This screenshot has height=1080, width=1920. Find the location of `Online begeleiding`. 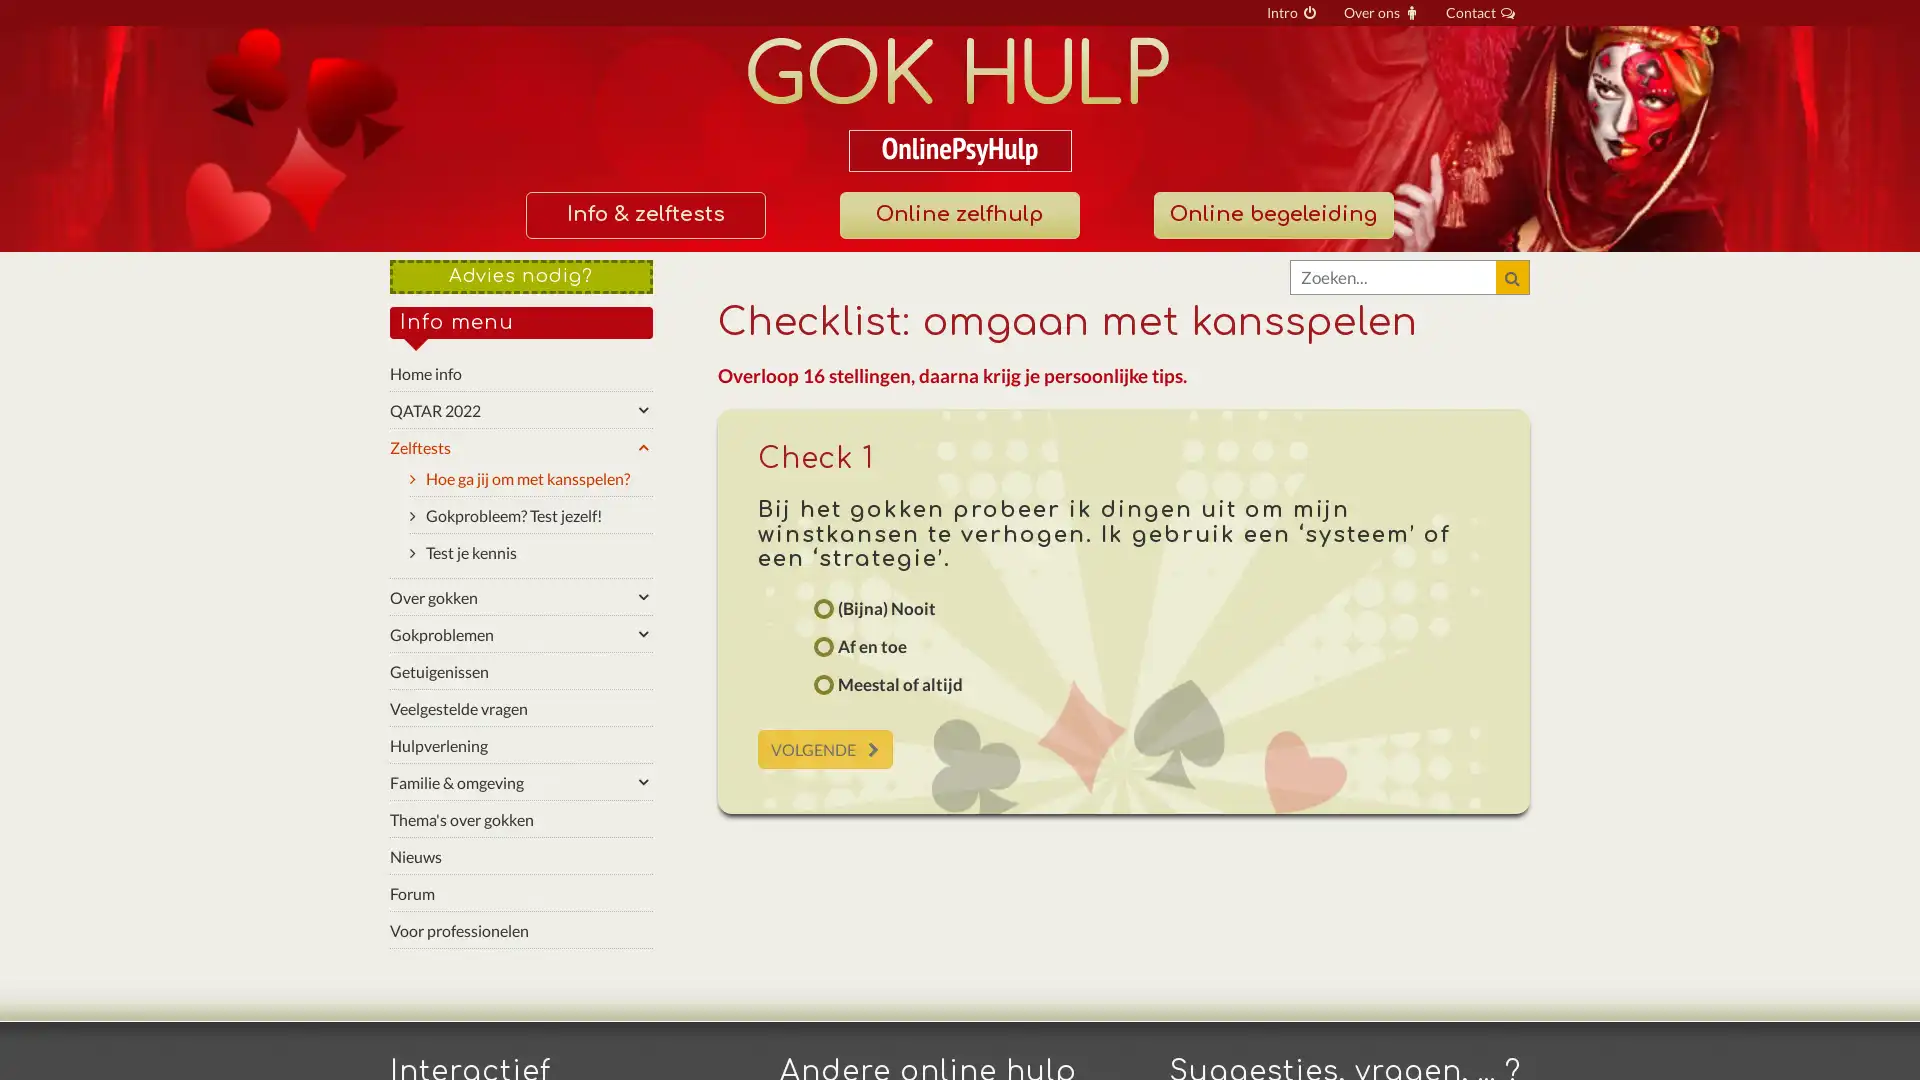

Online begeleiding is located at coordinates (1271, 215).